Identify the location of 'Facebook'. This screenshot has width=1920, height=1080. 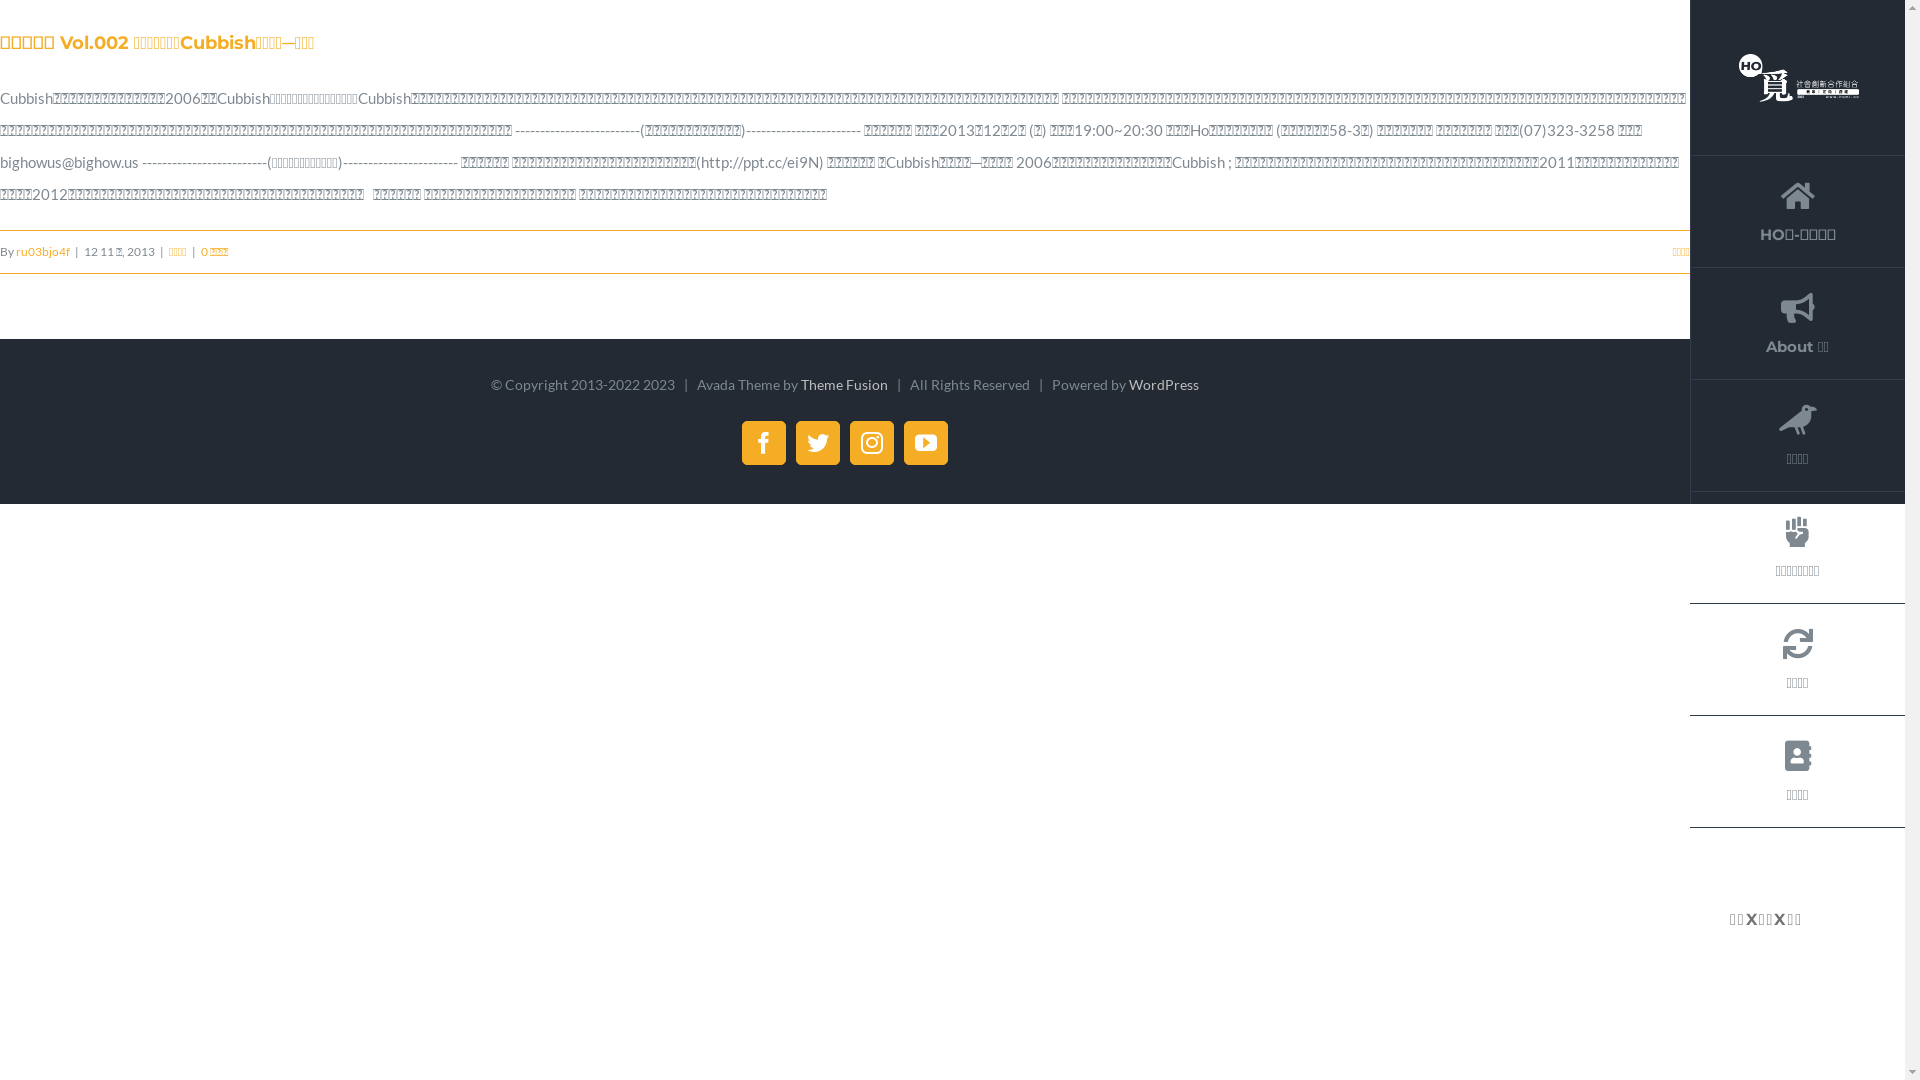
(762, 442).